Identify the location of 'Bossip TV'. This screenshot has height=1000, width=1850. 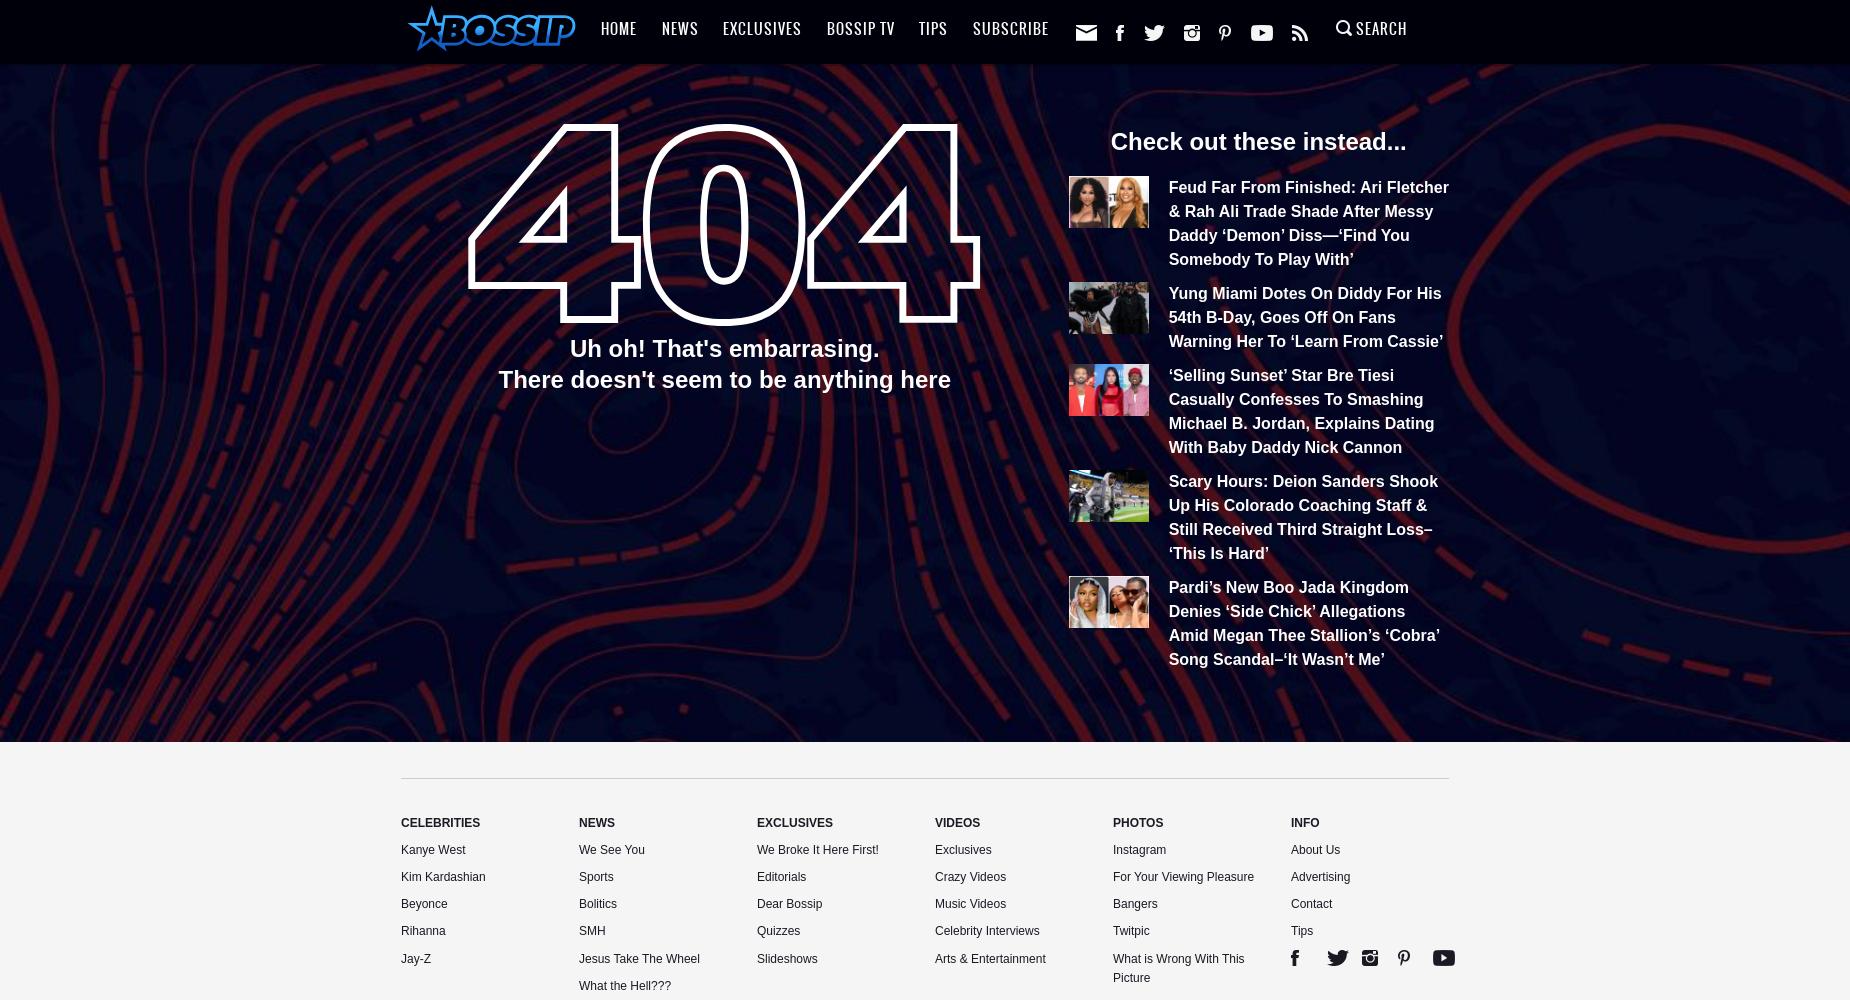
(860, 29).